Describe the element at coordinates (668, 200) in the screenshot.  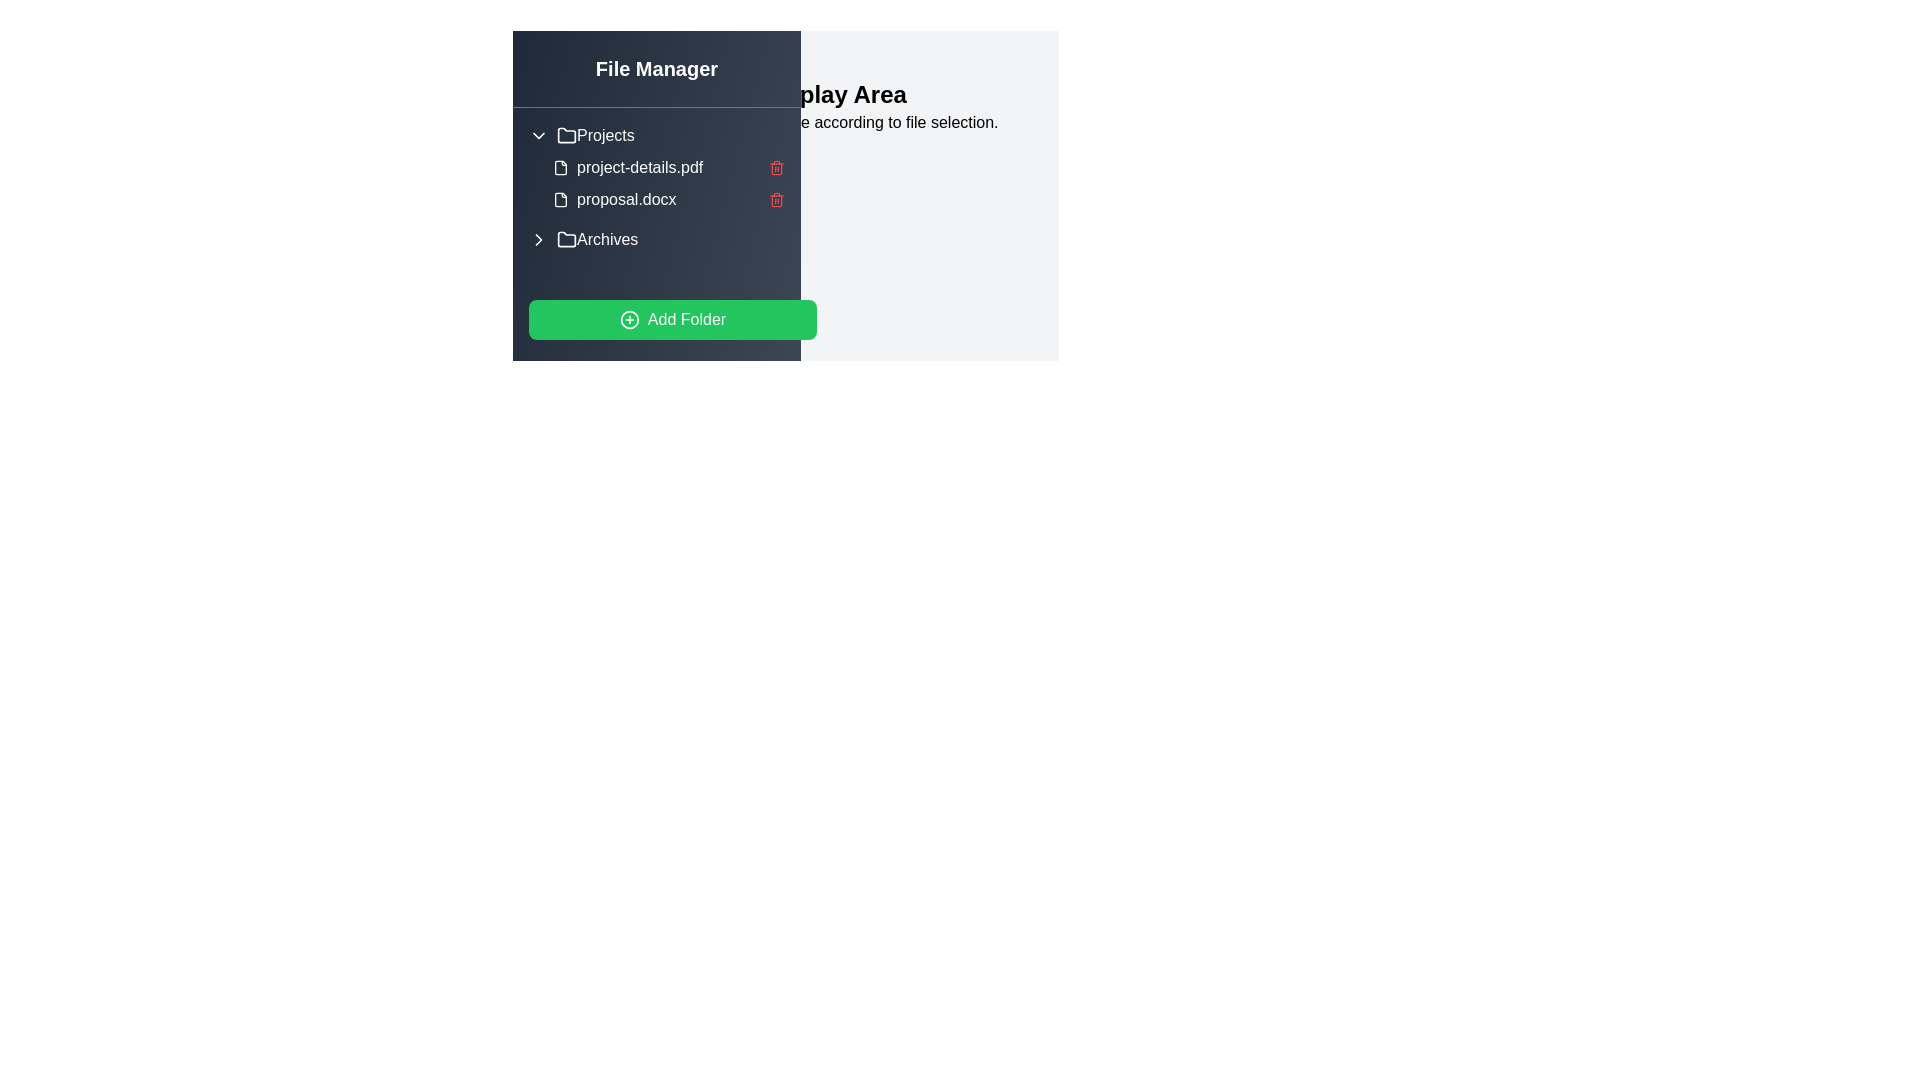
I see `the file named 'proposal.docx' in the 'File Manager' panel` at that location.